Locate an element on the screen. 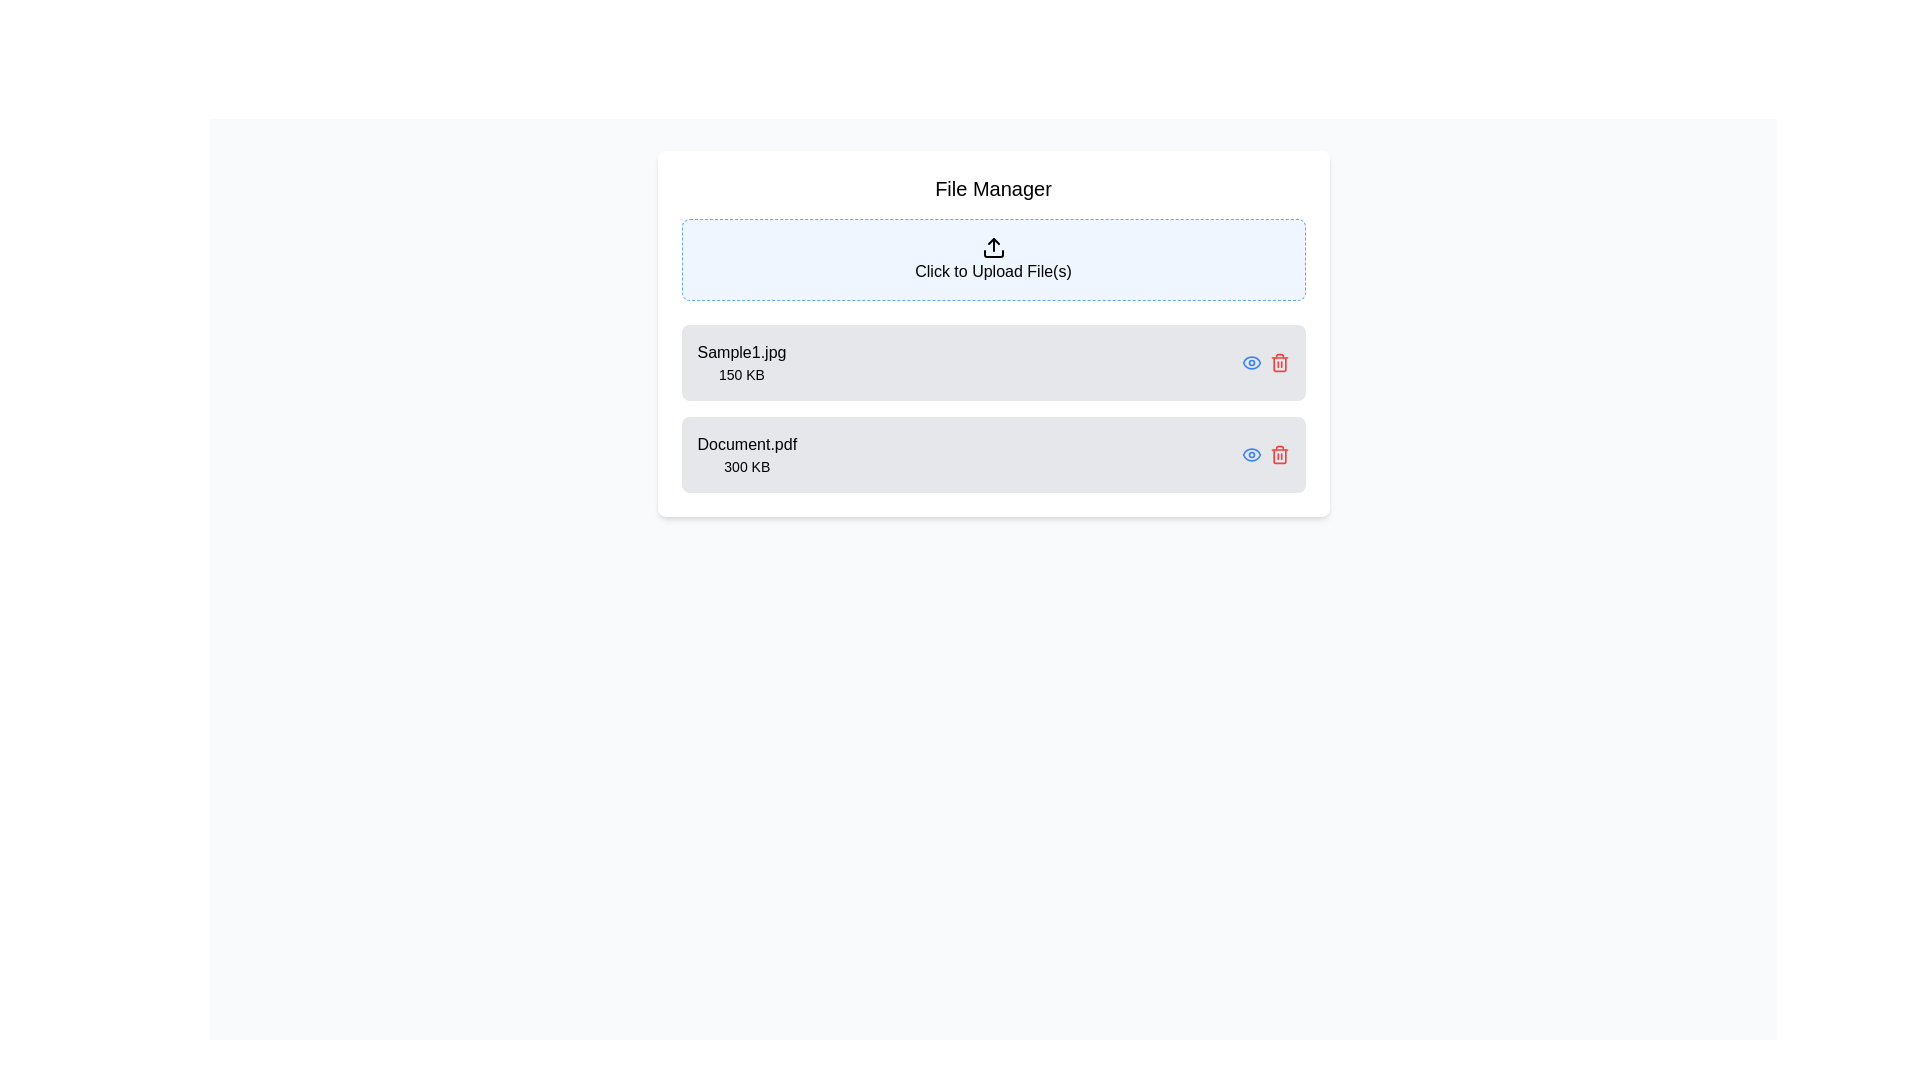 This screenshot has height=1080, width=1920. the trash can icon located in the bottom-right corner of a file entry row in the file manager interface is located at coordinates (1278, 364).